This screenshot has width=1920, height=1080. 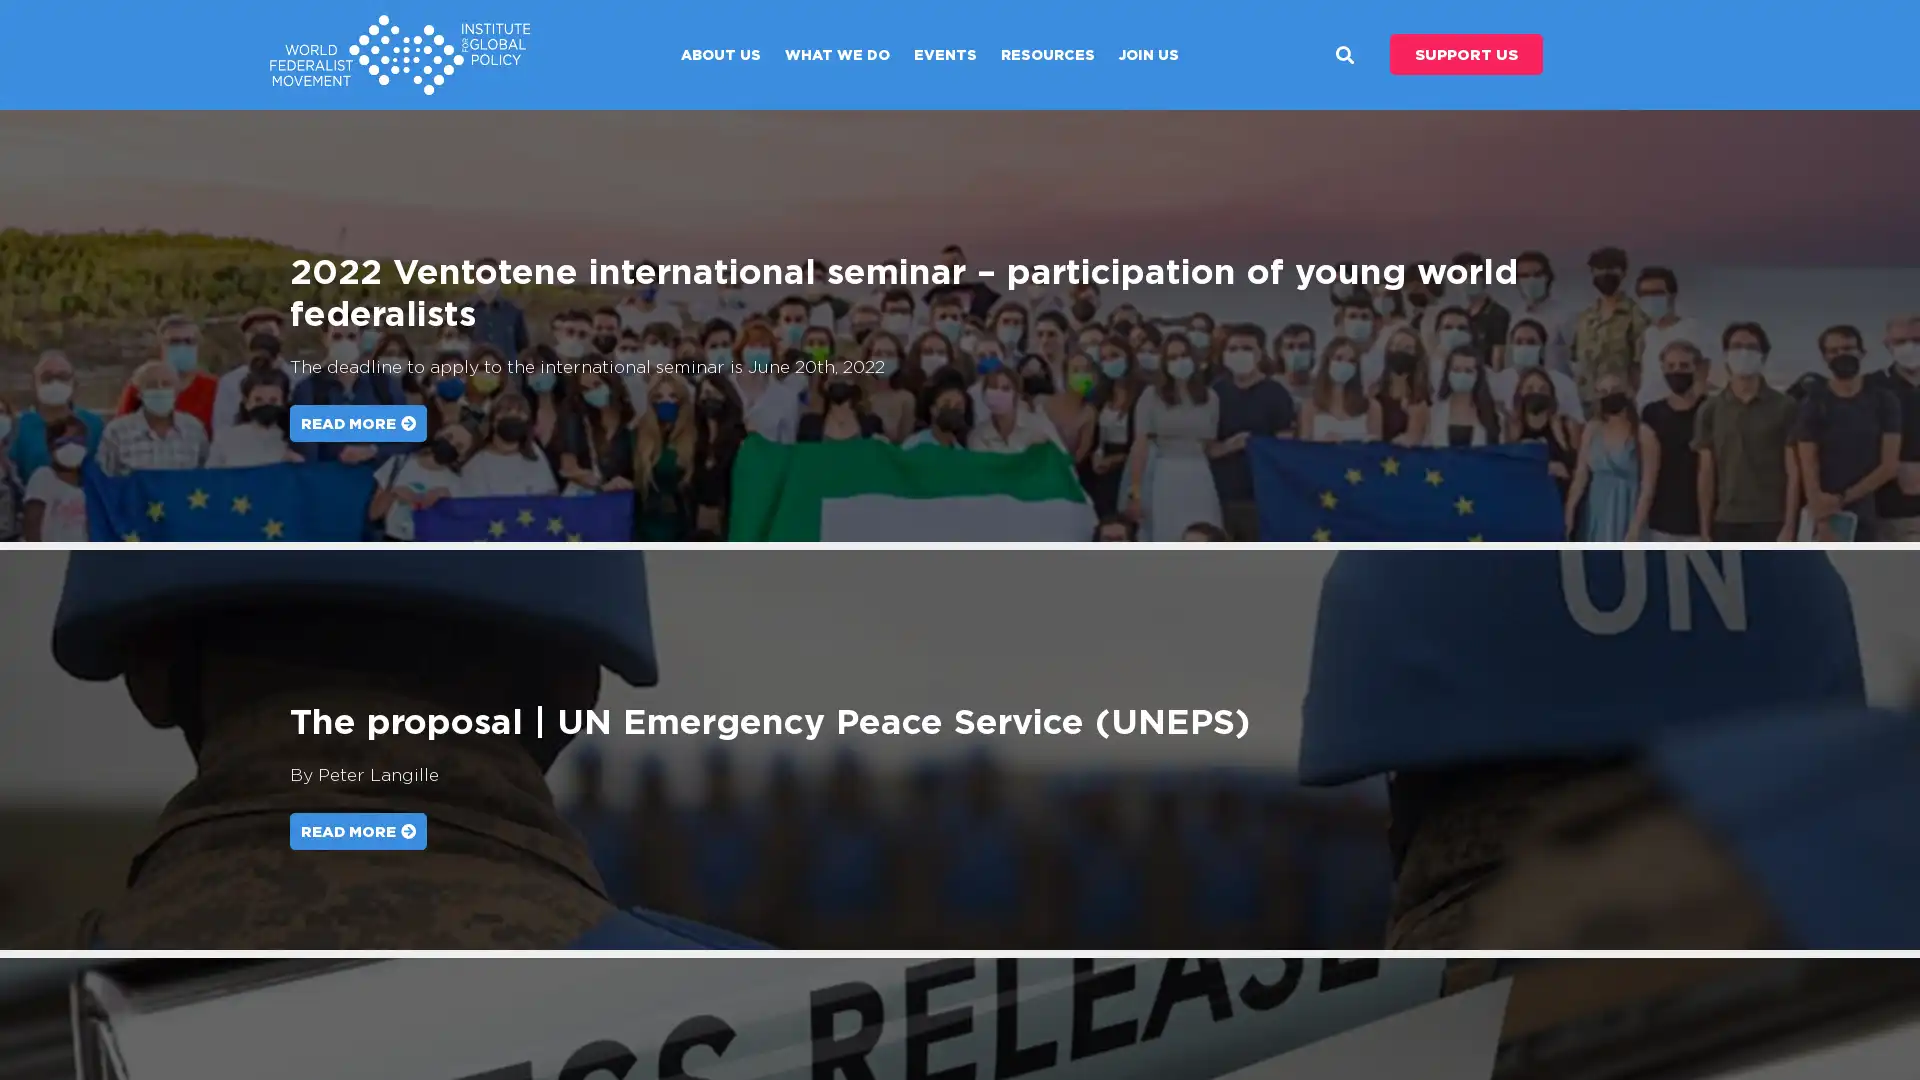 What do you see at coordinates (1466, 53) in the screenshot?
I see `SUPPORT US` at bounding box center [1466, 53].